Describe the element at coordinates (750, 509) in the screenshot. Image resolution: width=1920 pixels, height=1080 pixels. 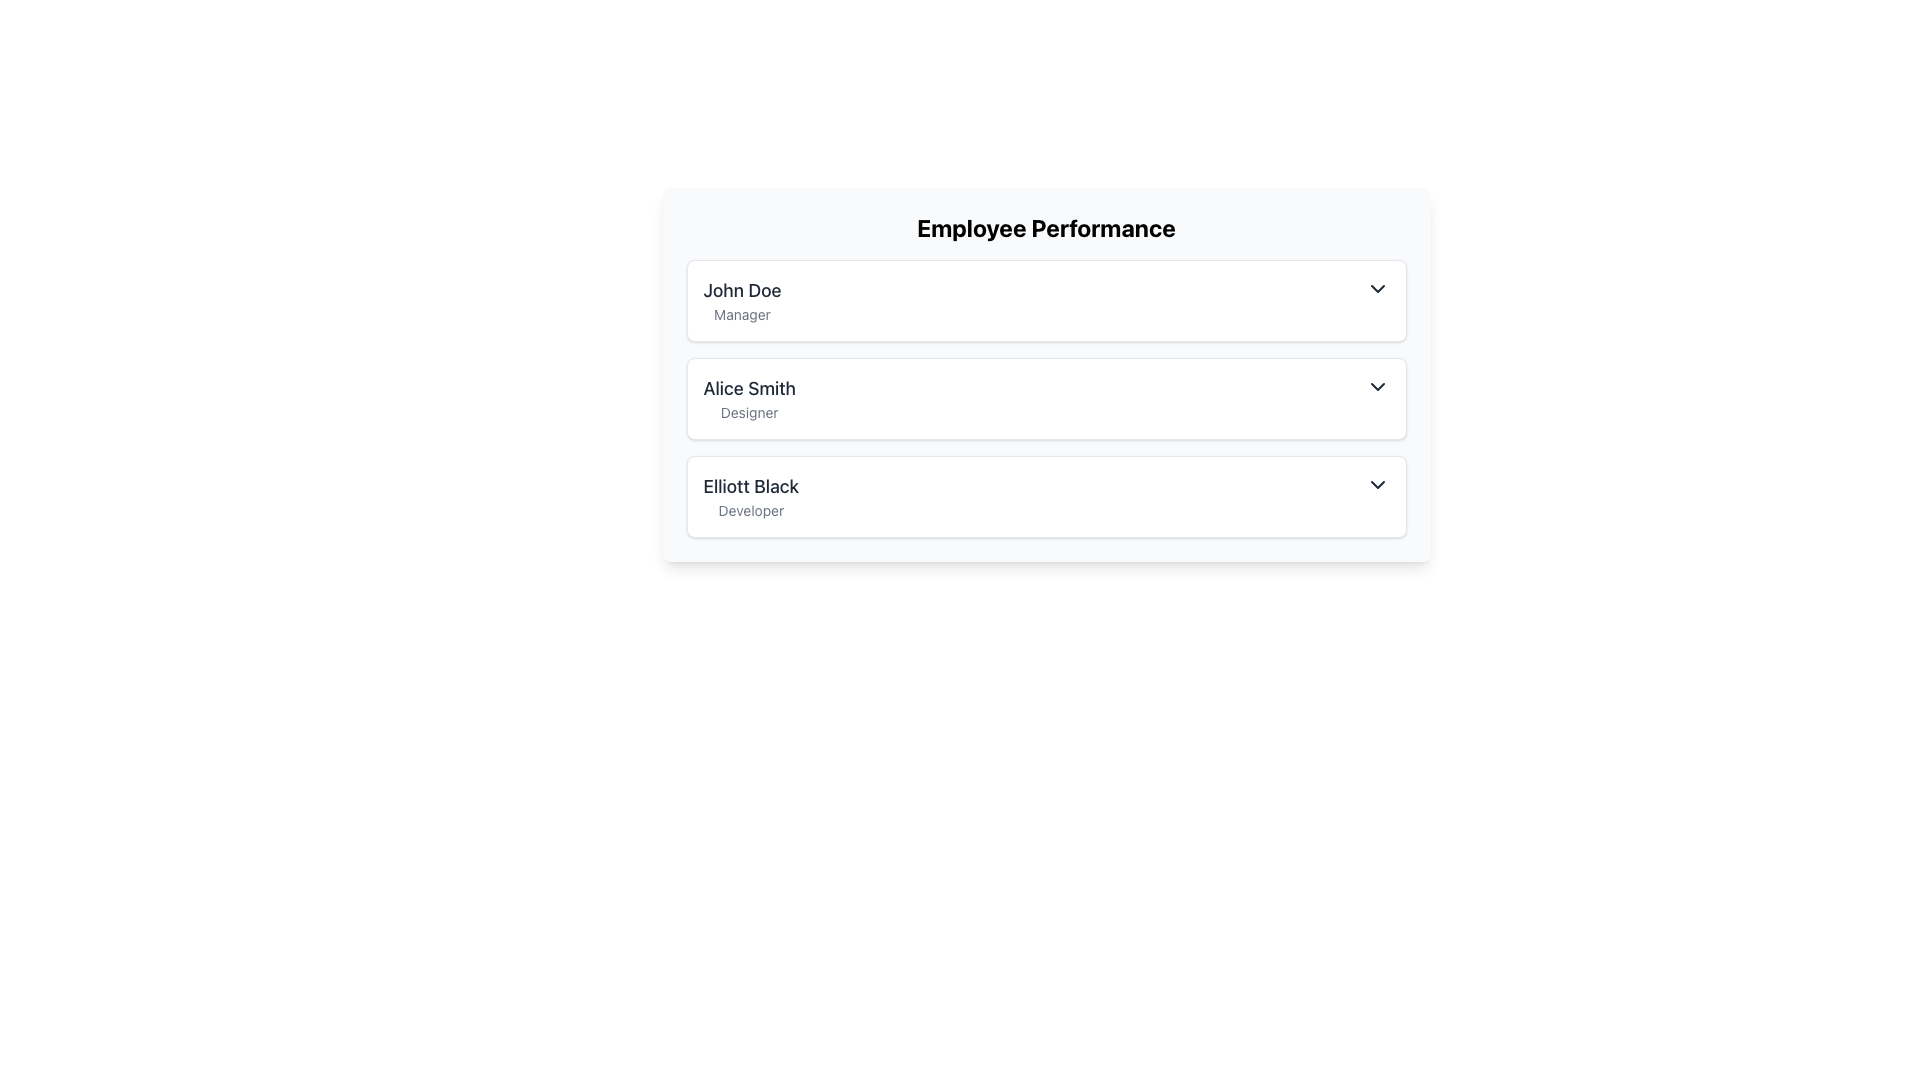
I see `the static text label indicating the role or title of the person named 'Elliott Black', located at the bottom-left section of the card labeled 'Elliott Black'` at that location.